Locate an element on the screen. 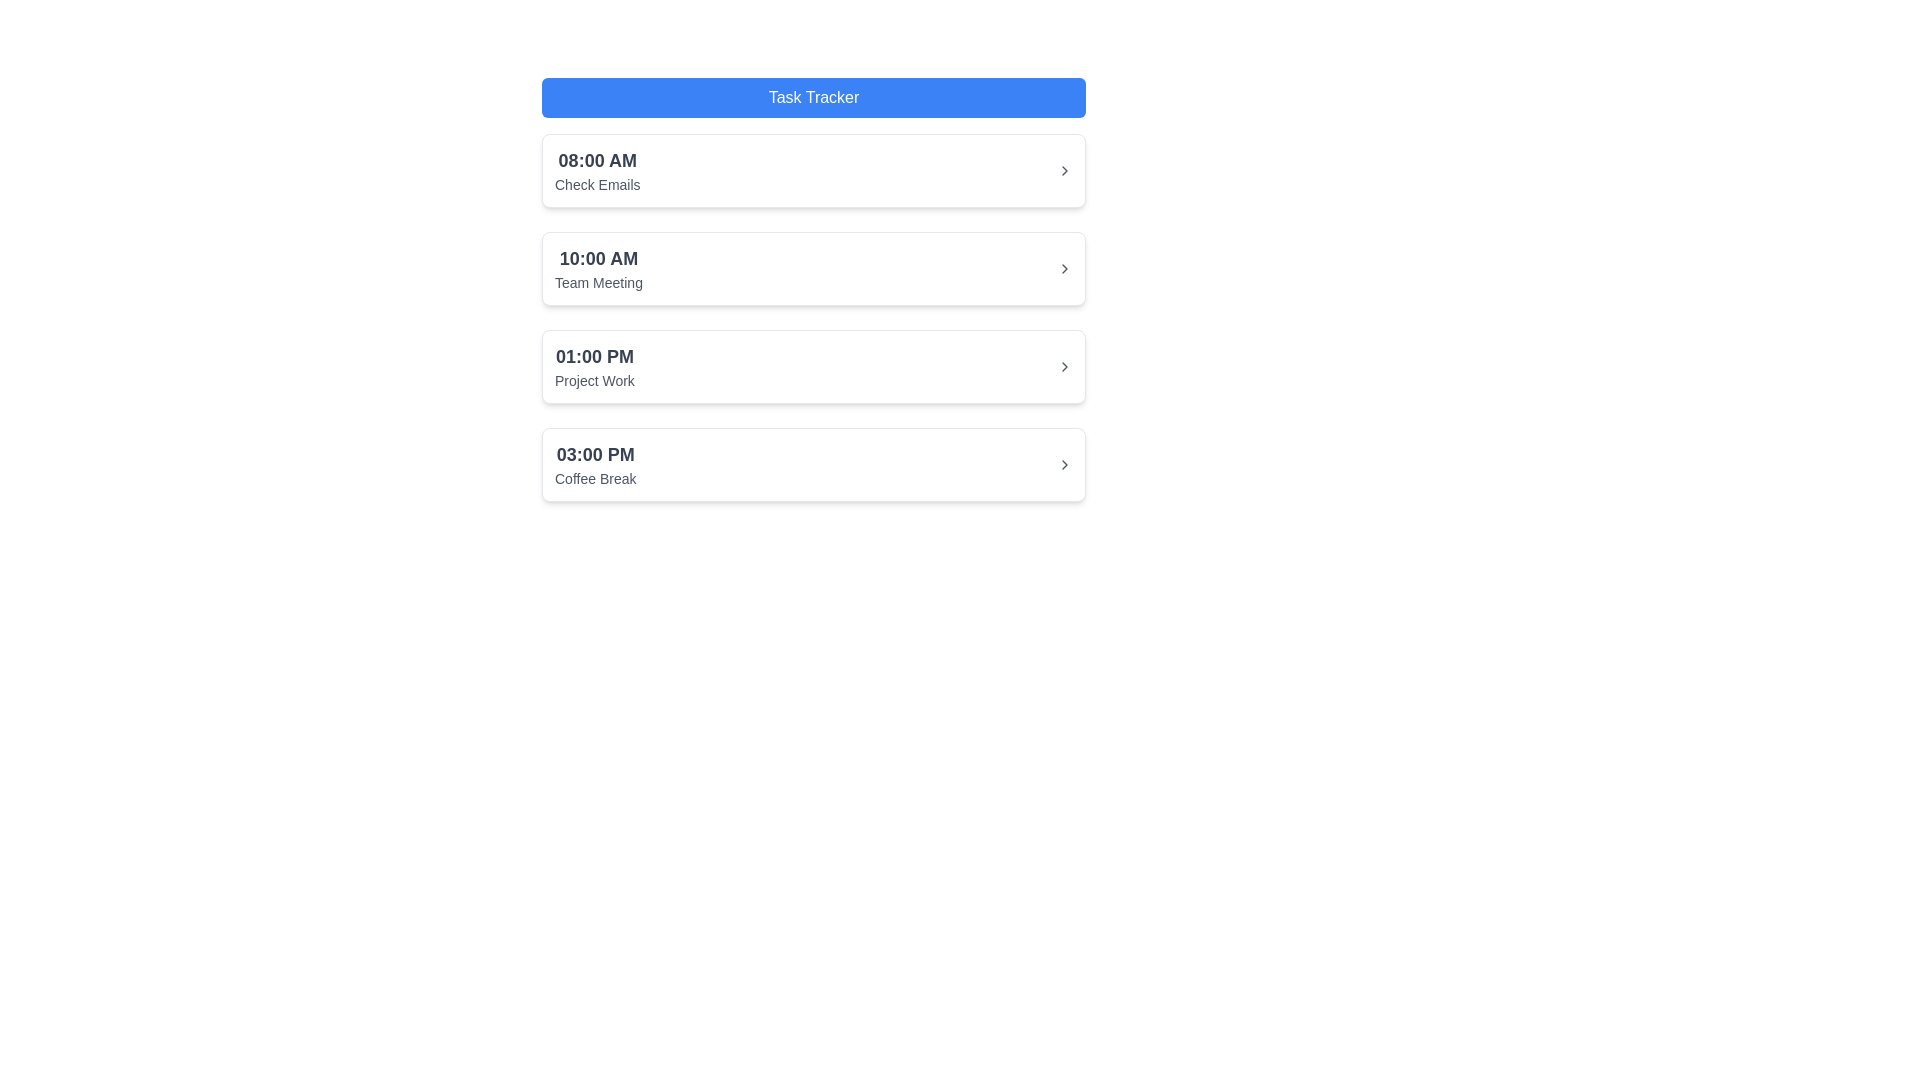 The width and height of the screenshot is (1920, 1080). the 'Team Meeting' schedule entry, which is the second item is located at coordinates (814, 268).